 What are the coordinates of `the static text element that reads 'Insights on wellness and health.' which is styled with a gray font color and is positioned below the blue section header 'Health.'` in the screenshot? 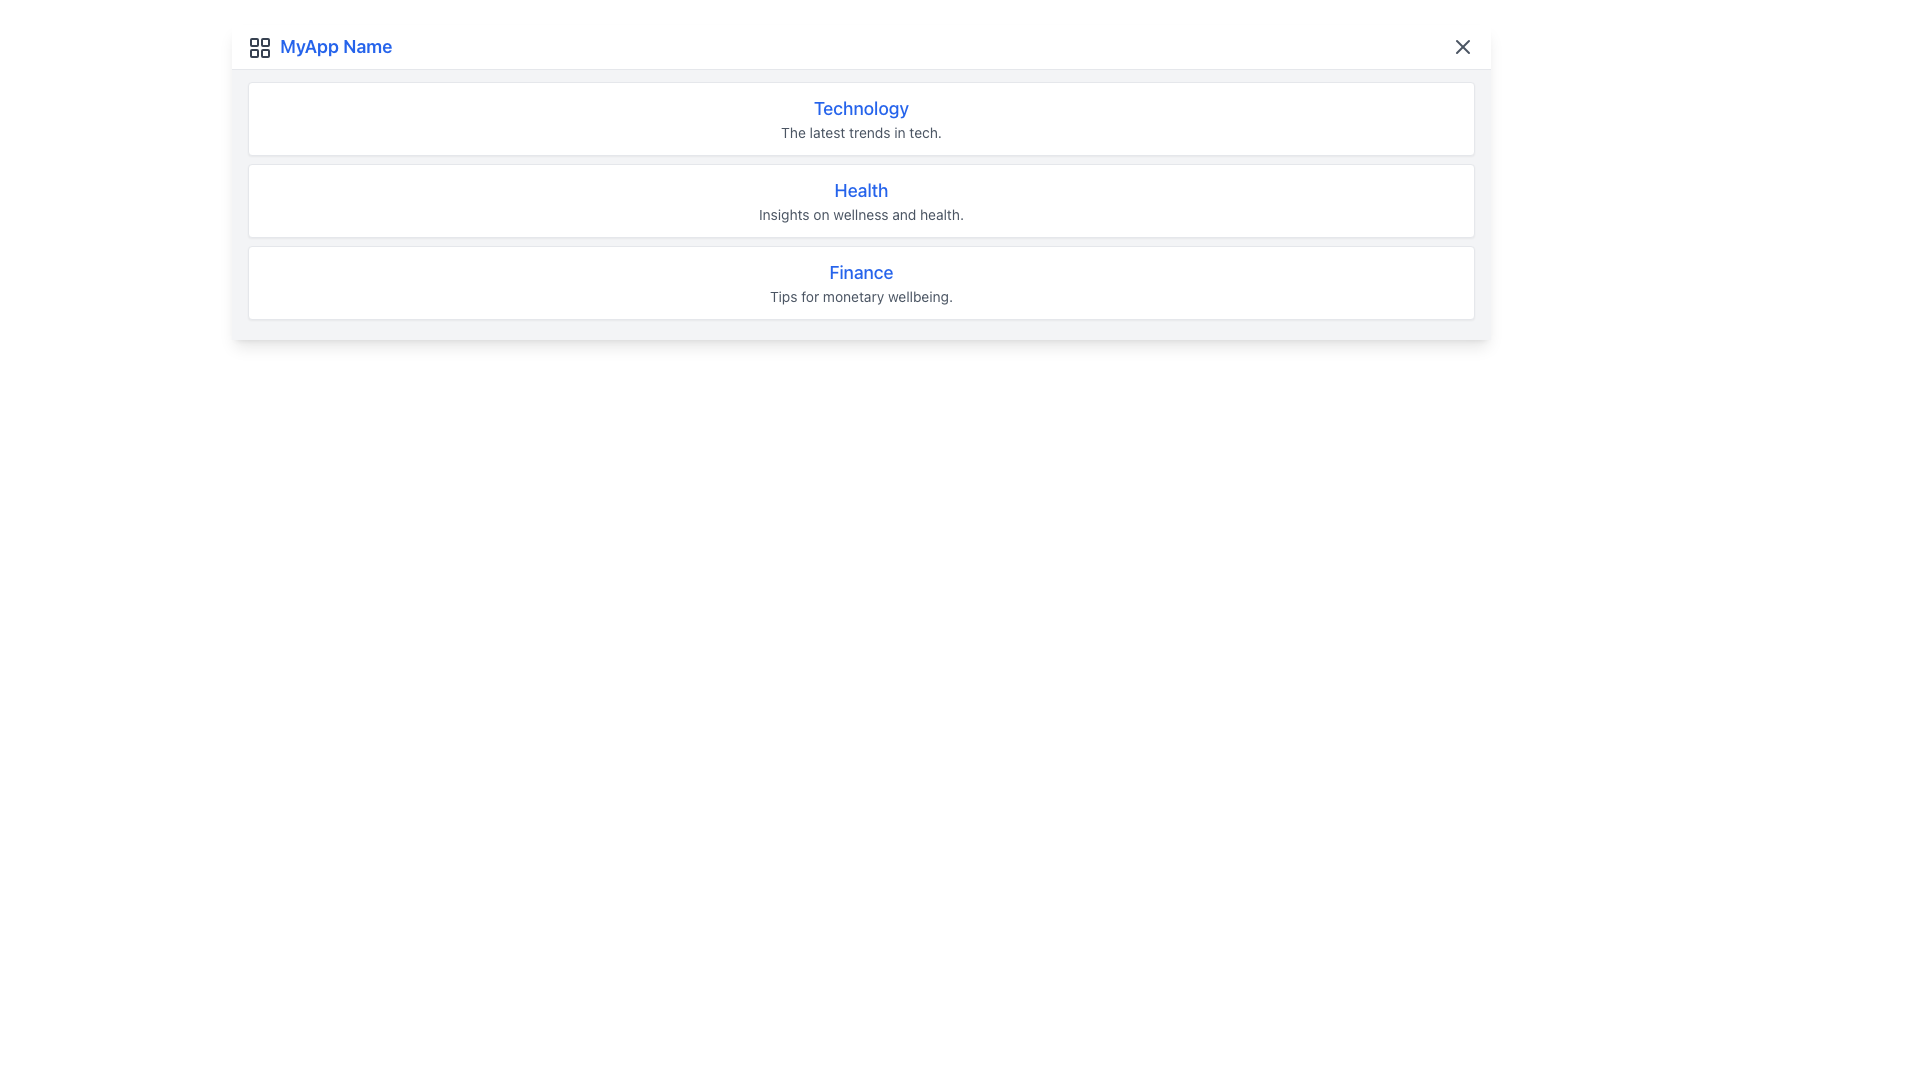 It's located at (861, 215).